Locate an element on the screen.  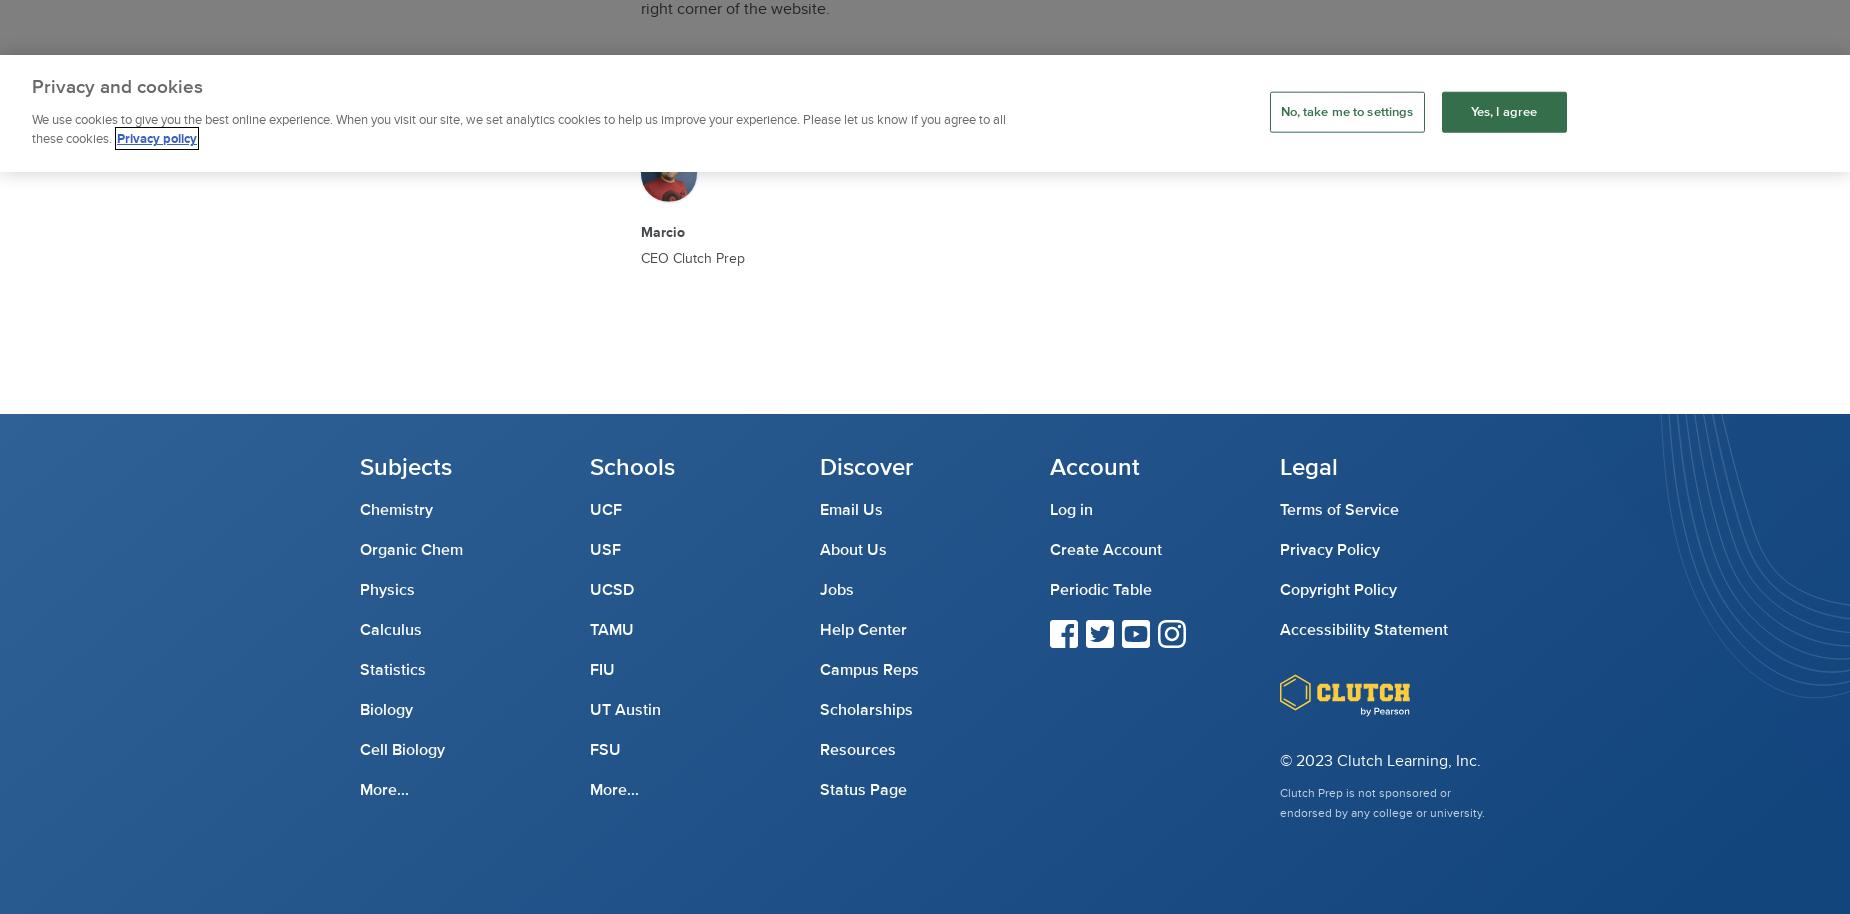
'Jobs' is located at coordinates (836, 589).